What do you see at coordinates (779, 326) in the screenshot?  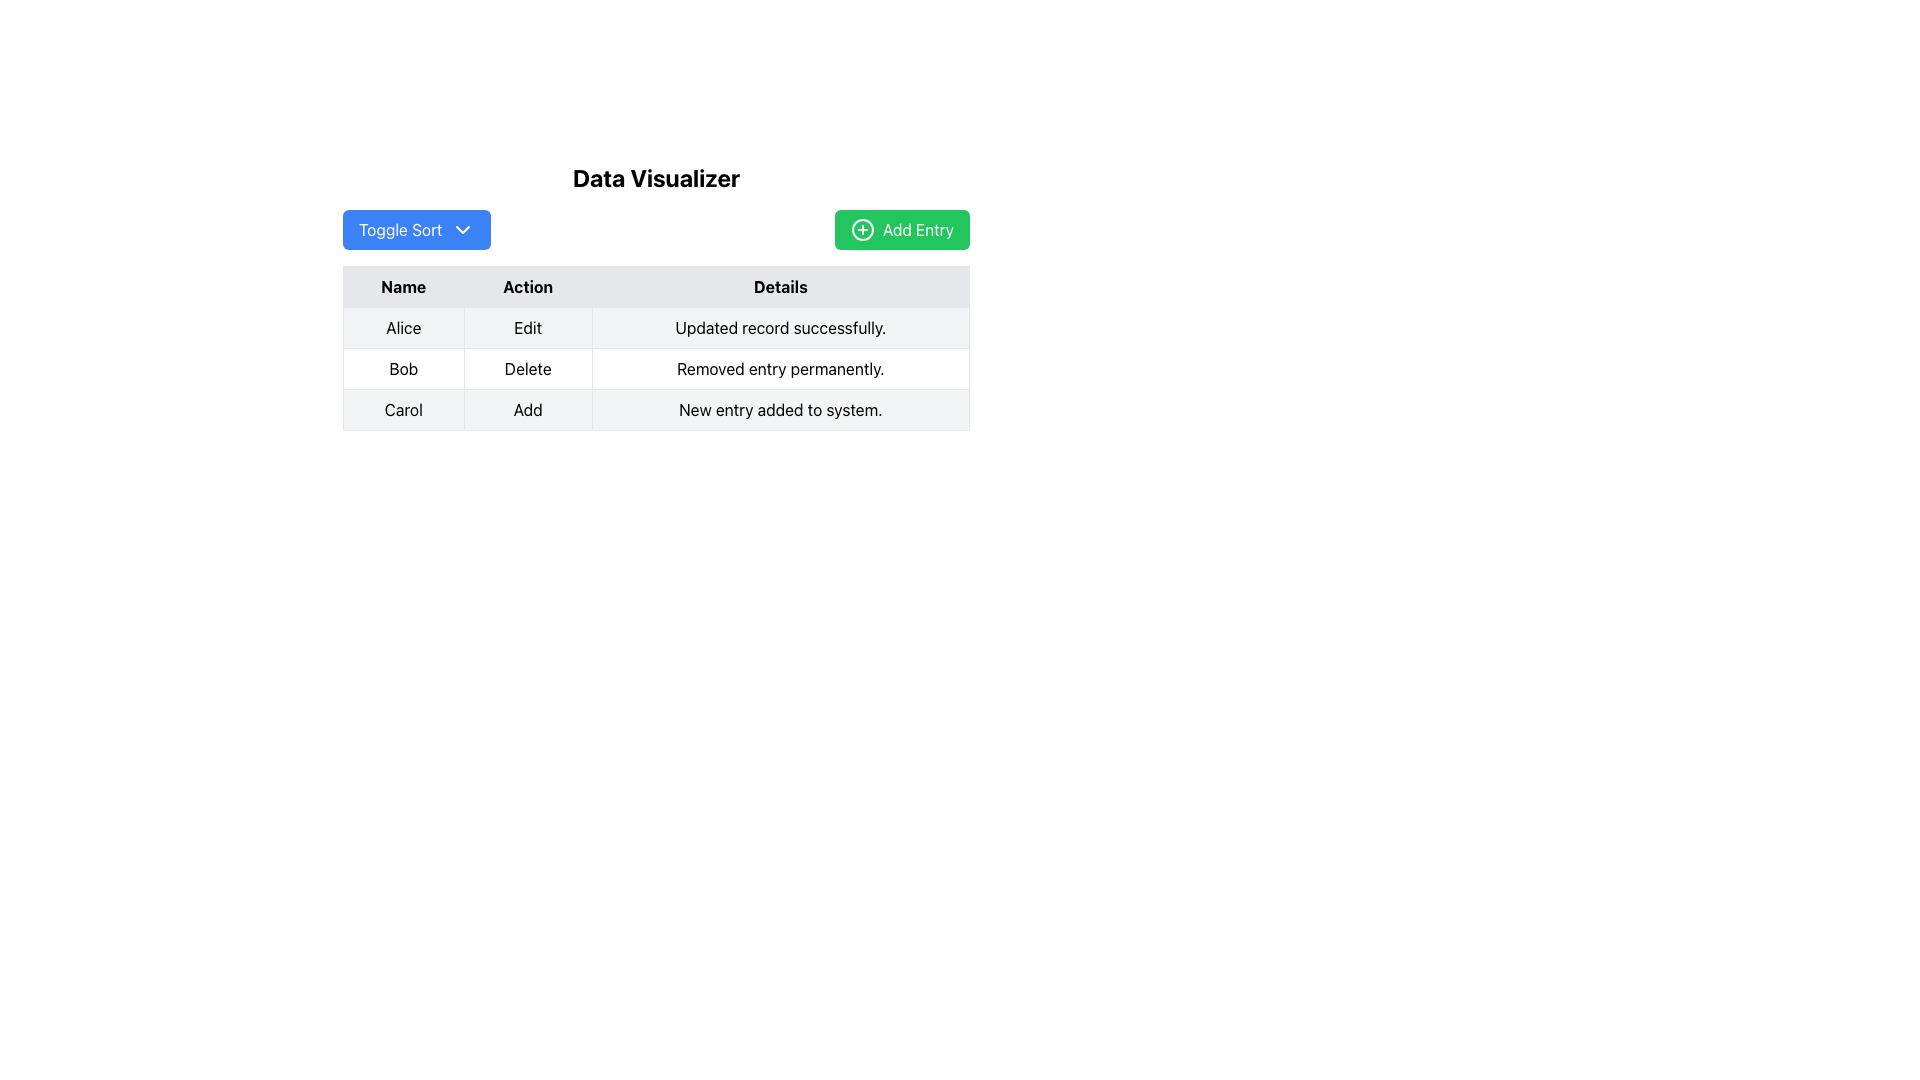 I see `the text field displaying the message 'Updated record successfully.' which is located in the last column of the first row of a table-like structure` at bounding box center [779, 326].